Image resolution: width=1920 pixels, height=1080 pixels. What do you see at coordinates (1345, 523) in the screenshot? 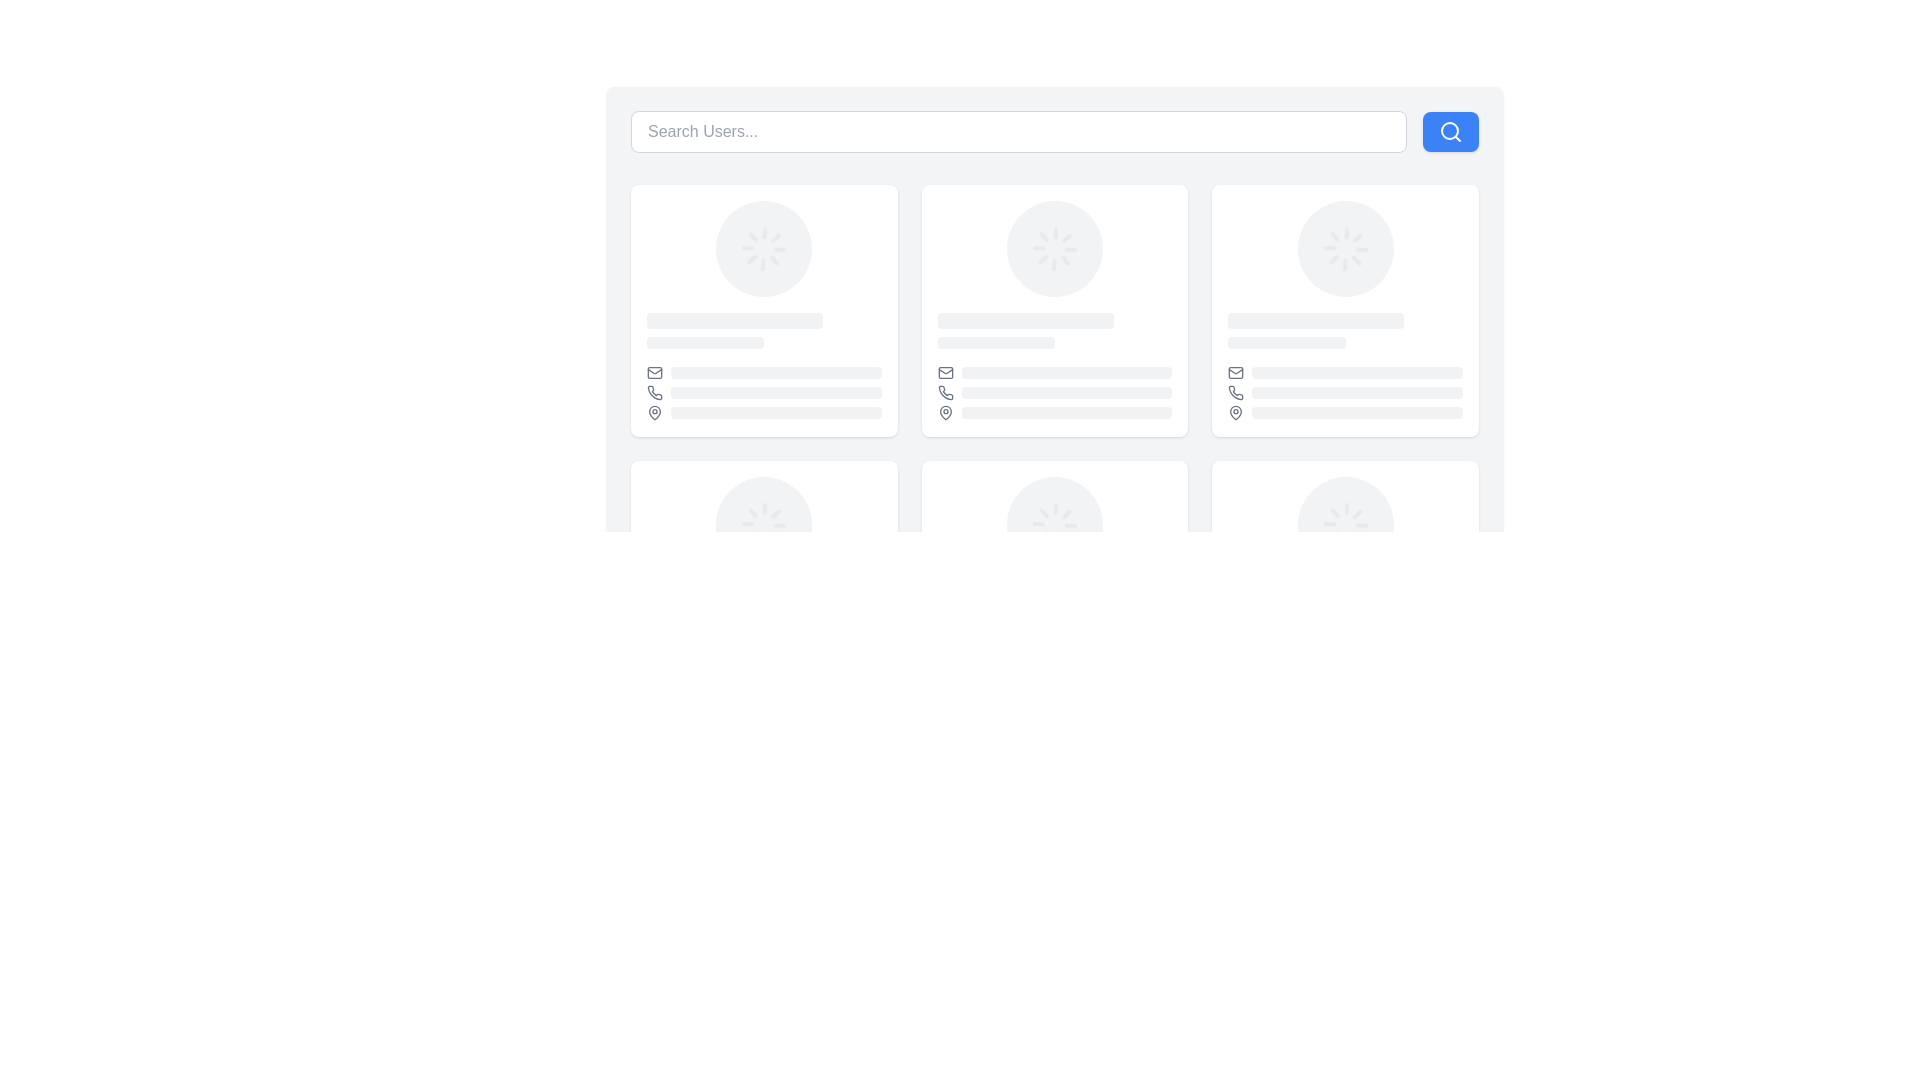
I see `the loading indicator or spinner located in the central circular area of the card in the far-right column of the bottom row of the card grid layout` at bounding box center [1345, 523].